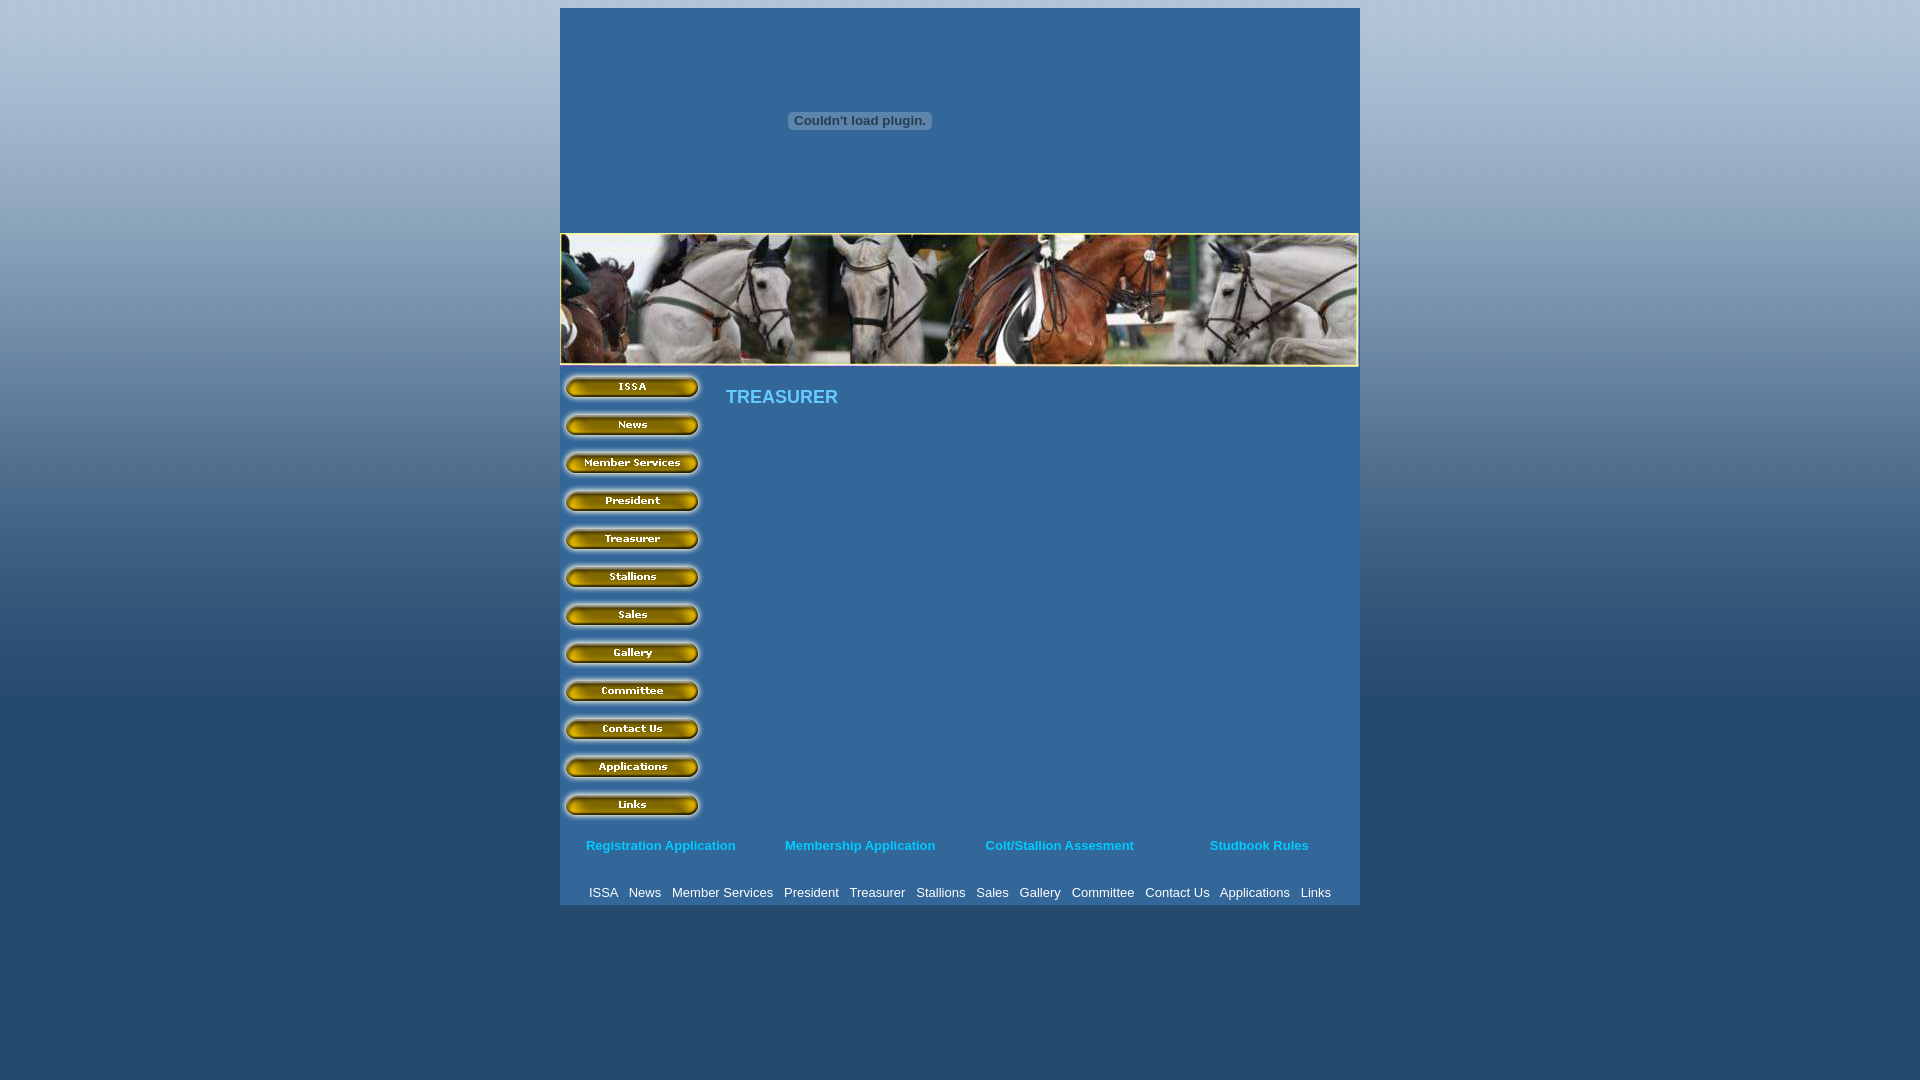 Image resolution: width=1920 pixels, height=1080 pixels. Describe the element at coordinates (1059, 845) in the screenshot. I see `'Colt/Stallion Assesment'` at that location.